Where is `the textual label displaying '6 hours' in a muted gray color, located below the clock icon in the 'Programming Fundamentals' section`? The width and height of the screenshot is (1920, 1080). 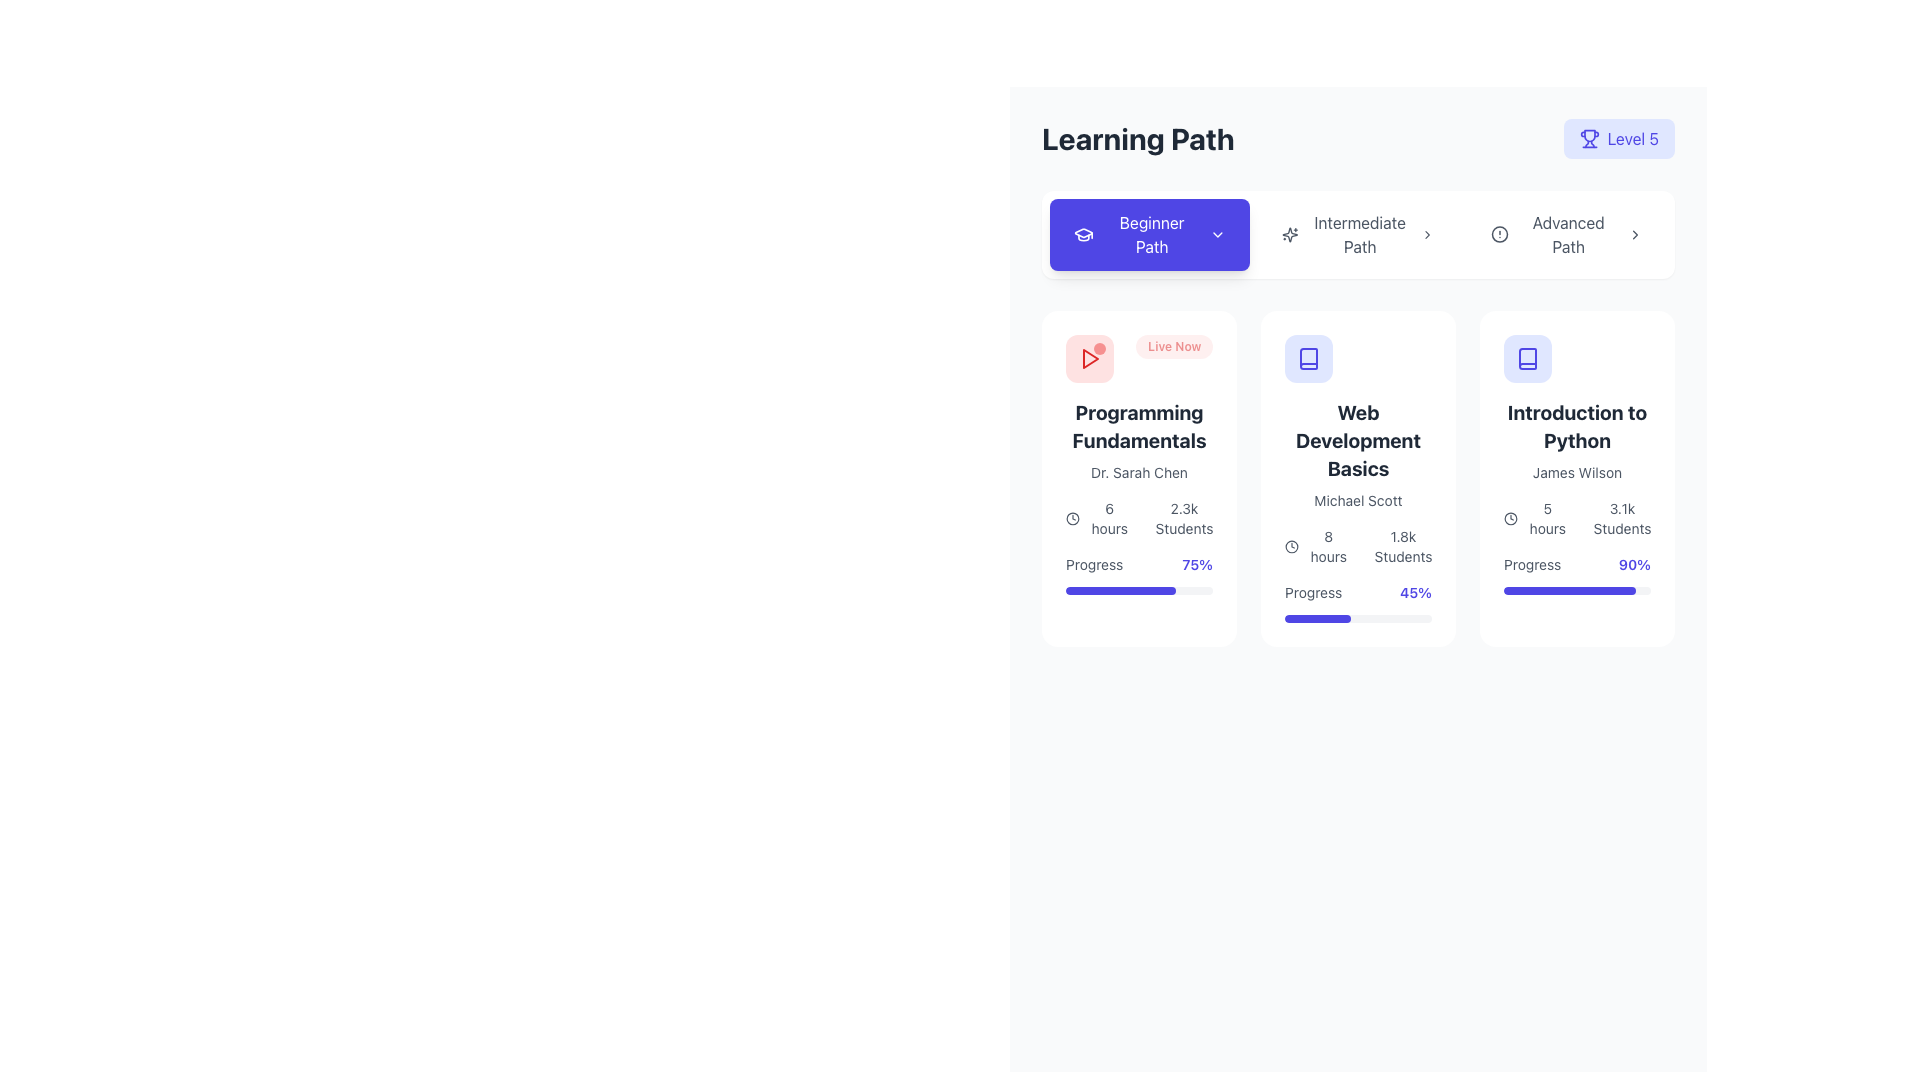
the textual label displaying '6 hours' in a muted gray color, located below the clock icon in the 'Programming Fundamentals' section is located at coordinates (1108, 518).